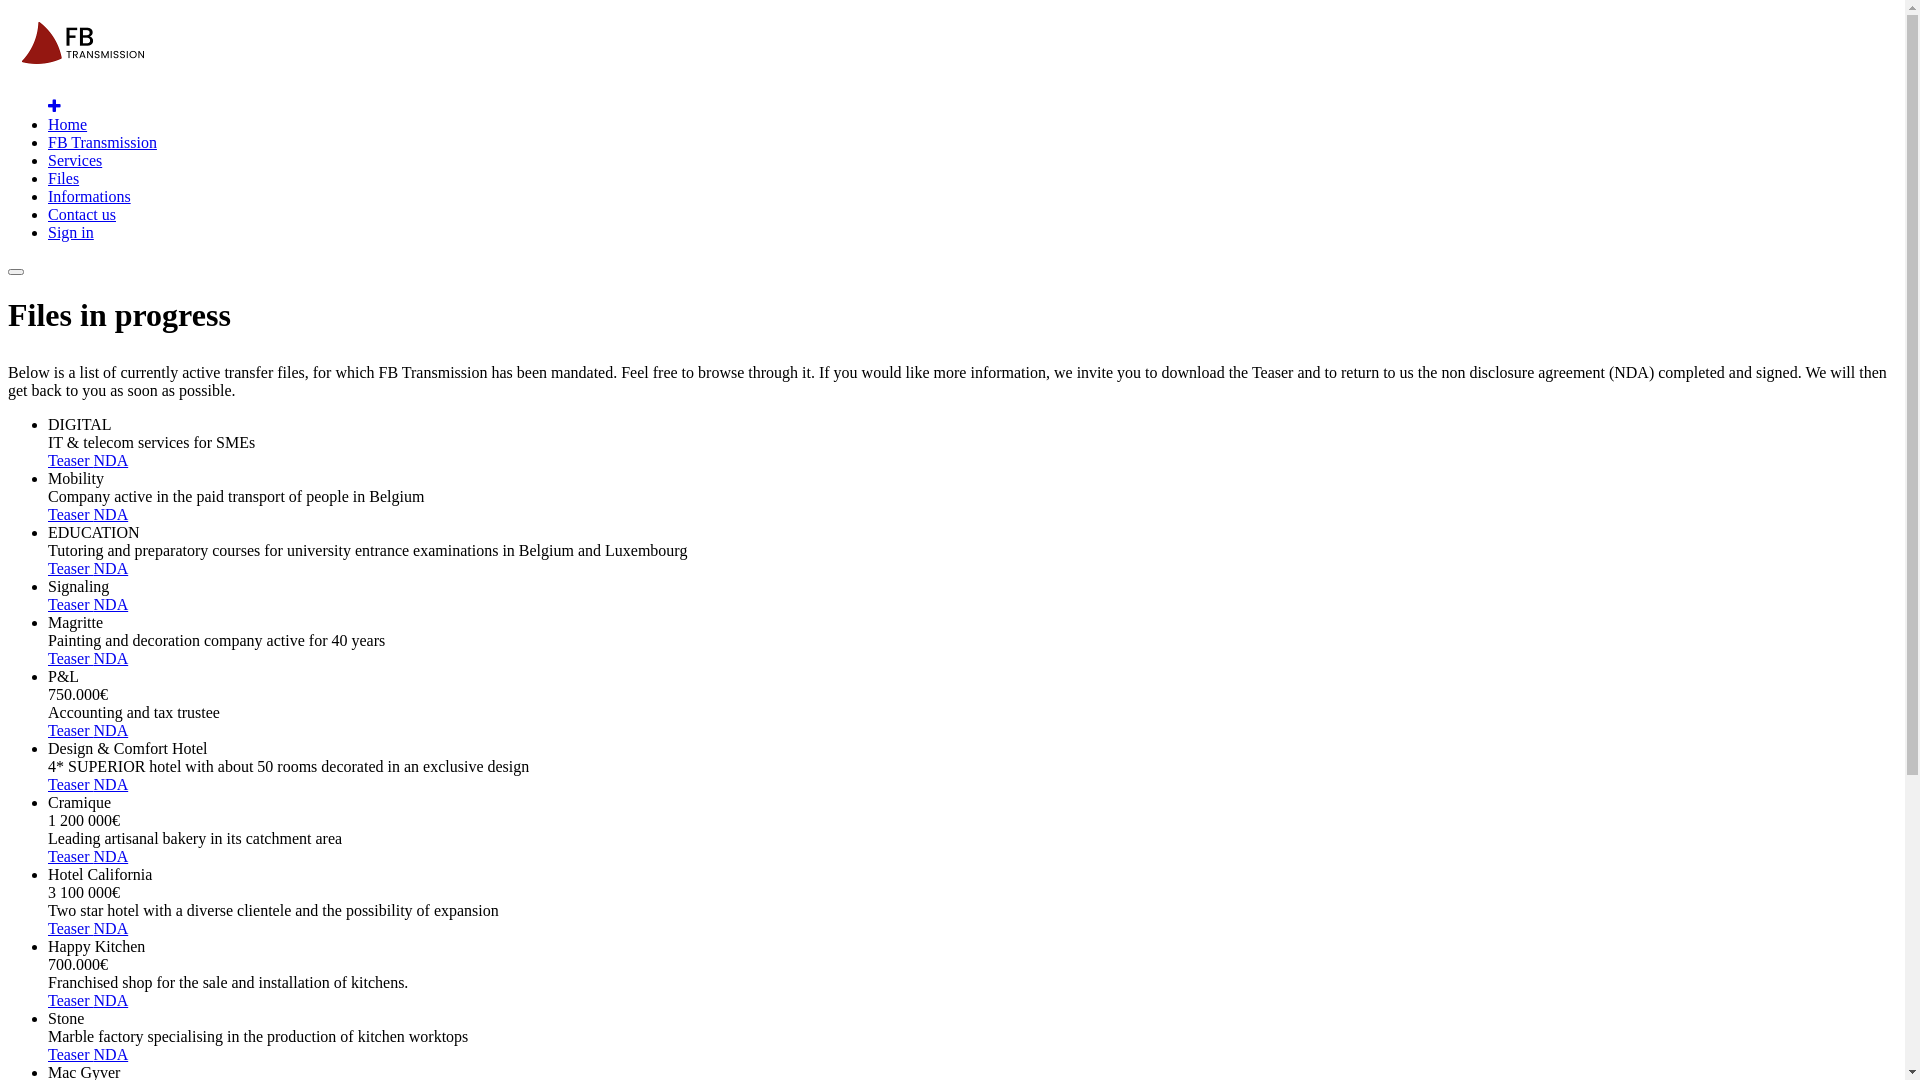 This screenshot has width=1920, height=1080. I want to click on 'NDA', so click(93, 460).